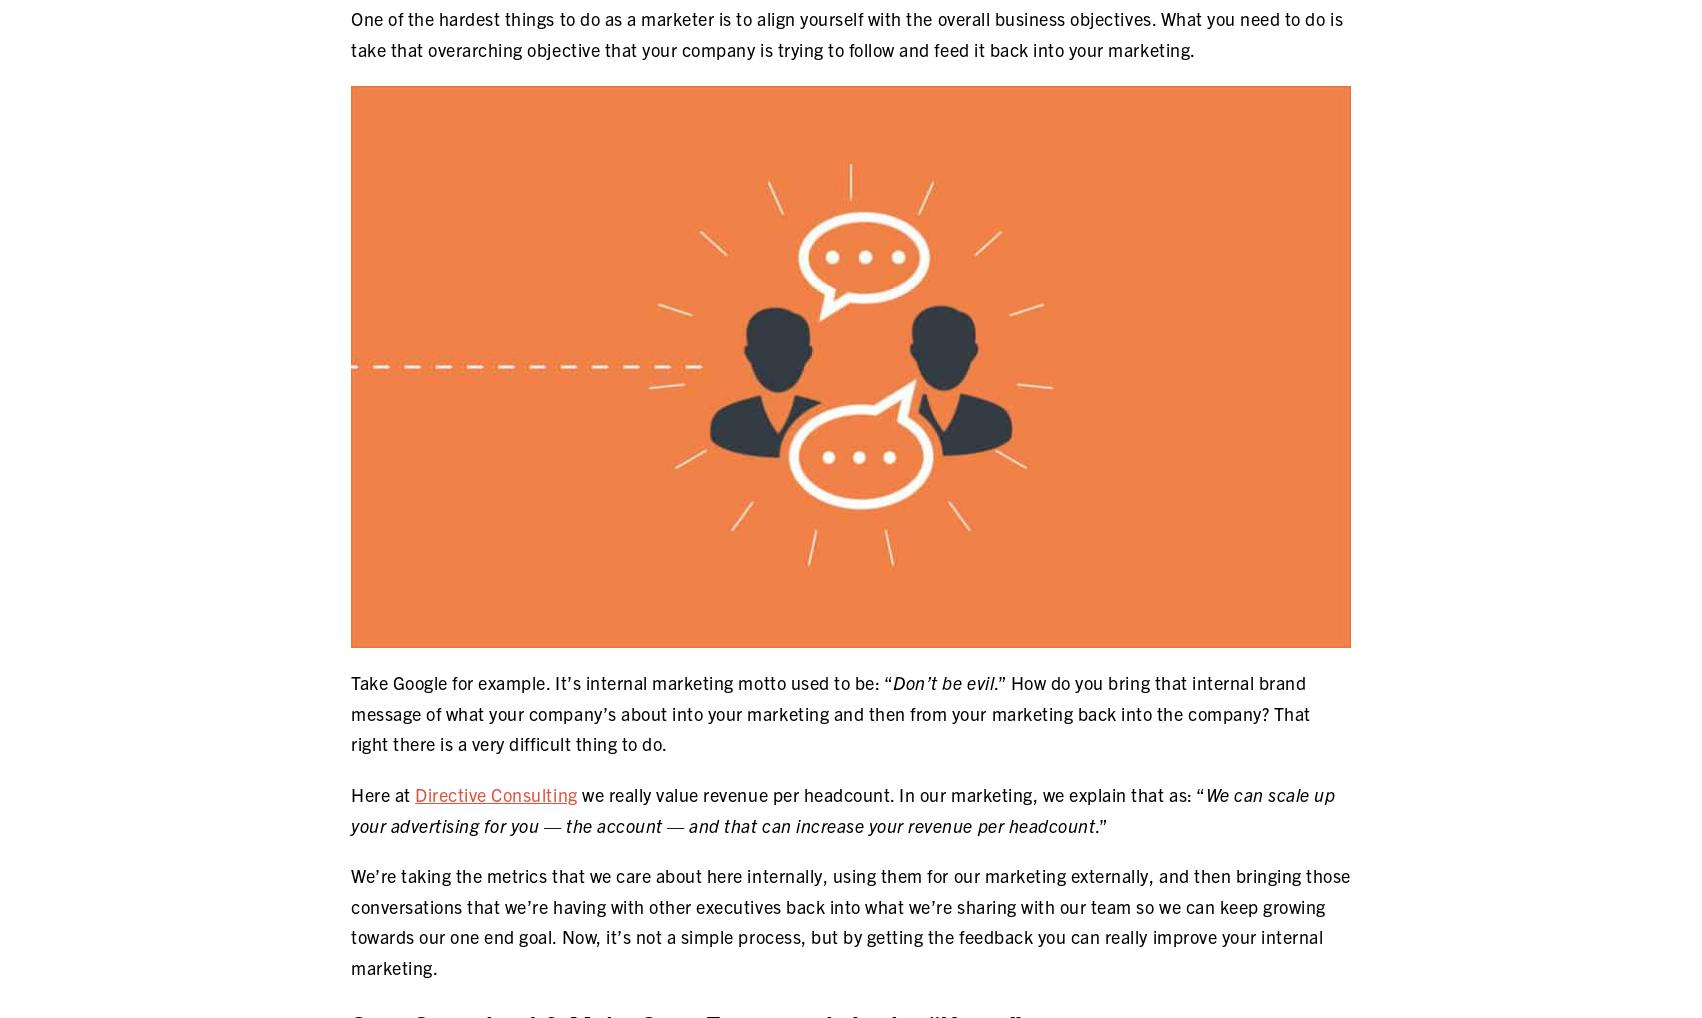  What do you see at coordinates (382, 793) in the screenshot?
I see `'Here at'` at bounding box center [382, 793].